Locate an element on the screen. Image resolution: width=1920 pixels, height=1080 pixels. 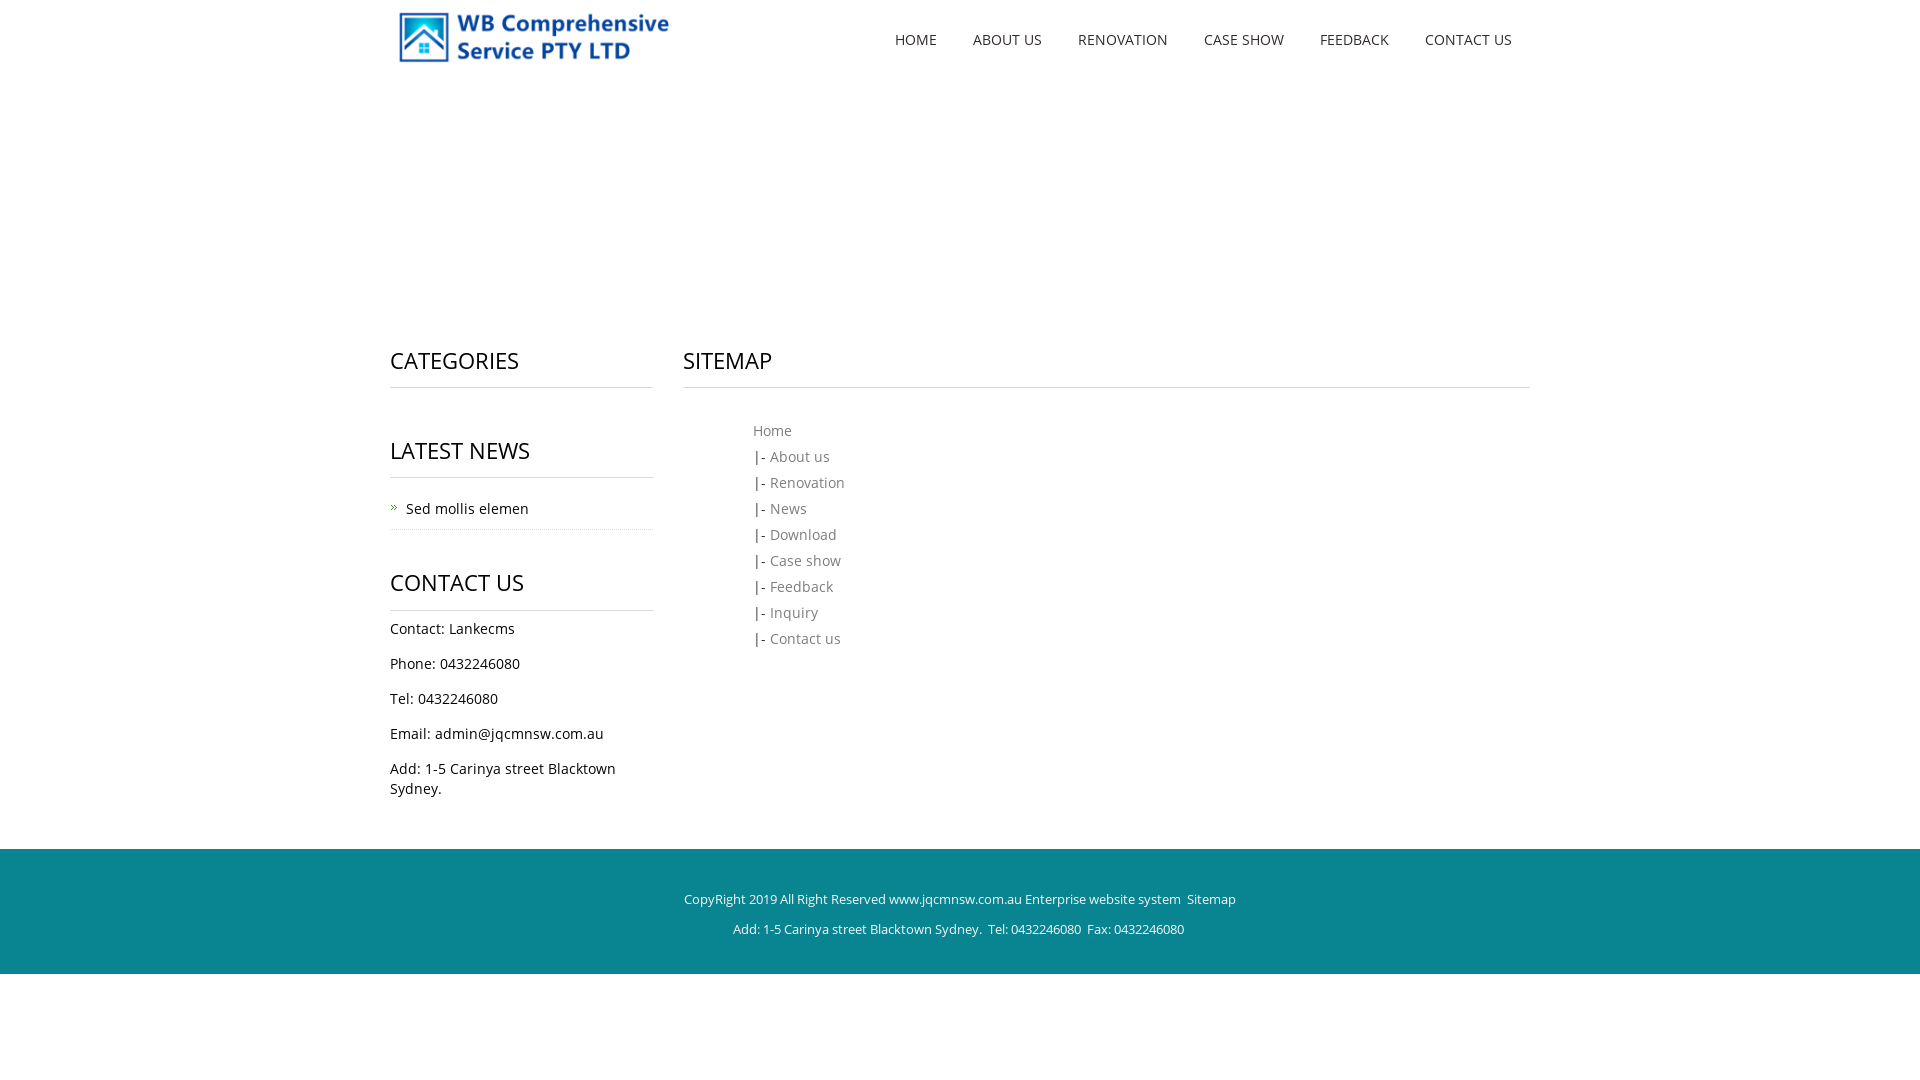
'CONTACT US' is located at coordinates (1468, 39).